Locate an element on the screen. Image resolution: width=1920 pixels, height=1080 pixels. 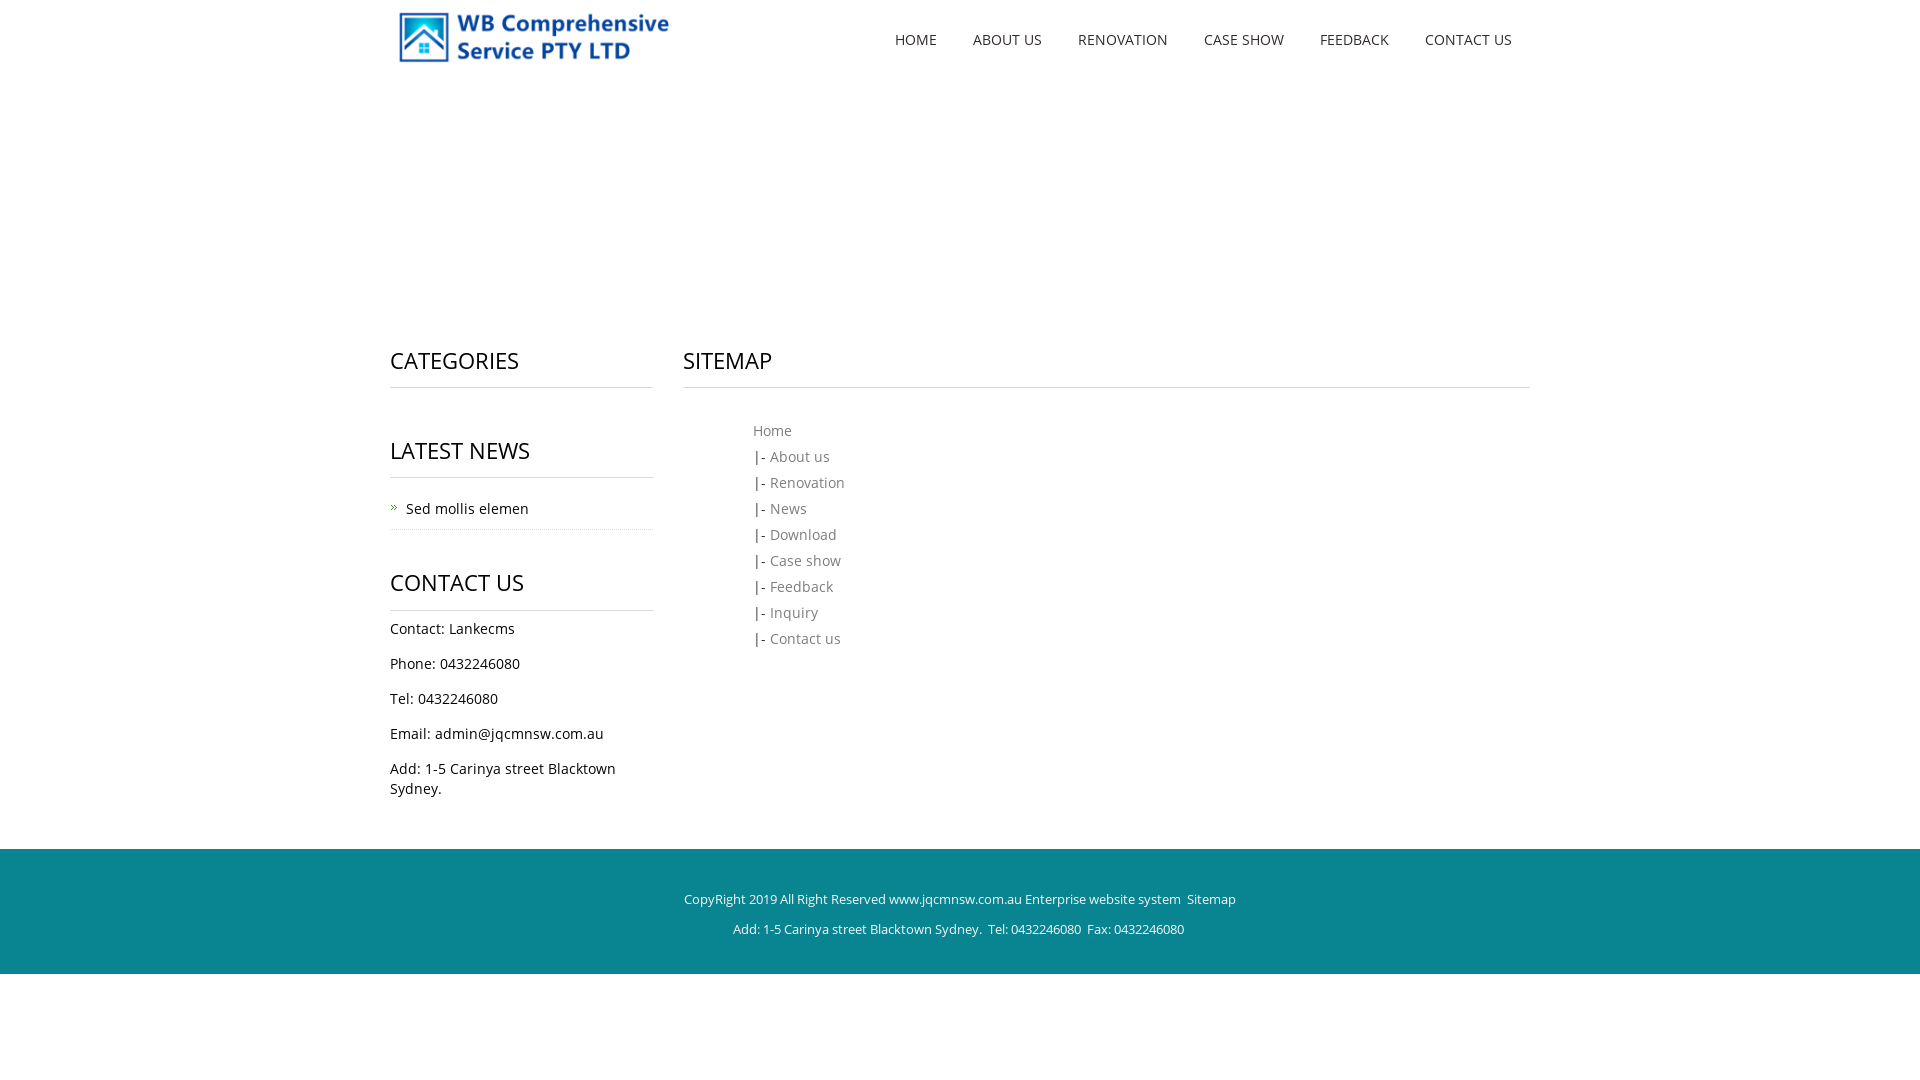
'CONTACT US' is located at coordinates (1468, 39).